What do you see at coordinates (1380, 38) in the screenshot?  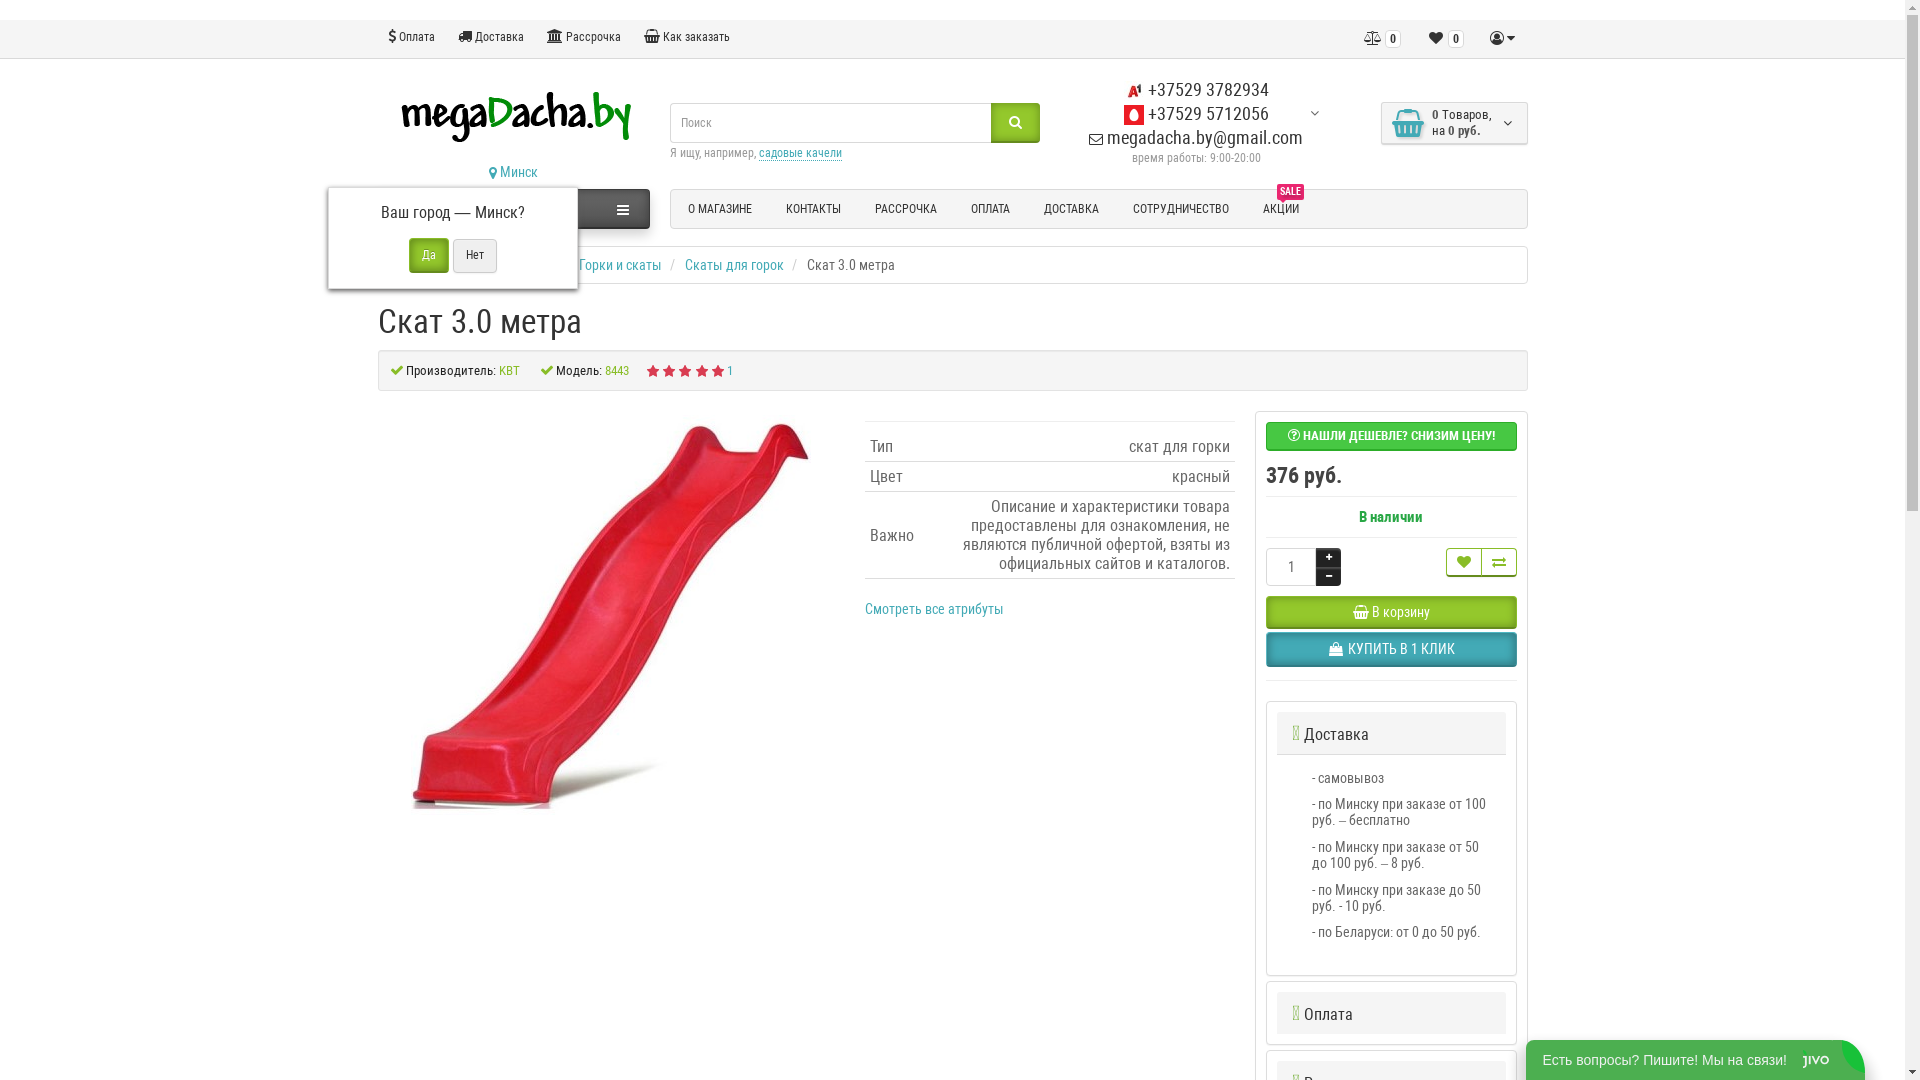 I see `'0'` at bounding box center [1380, 38].